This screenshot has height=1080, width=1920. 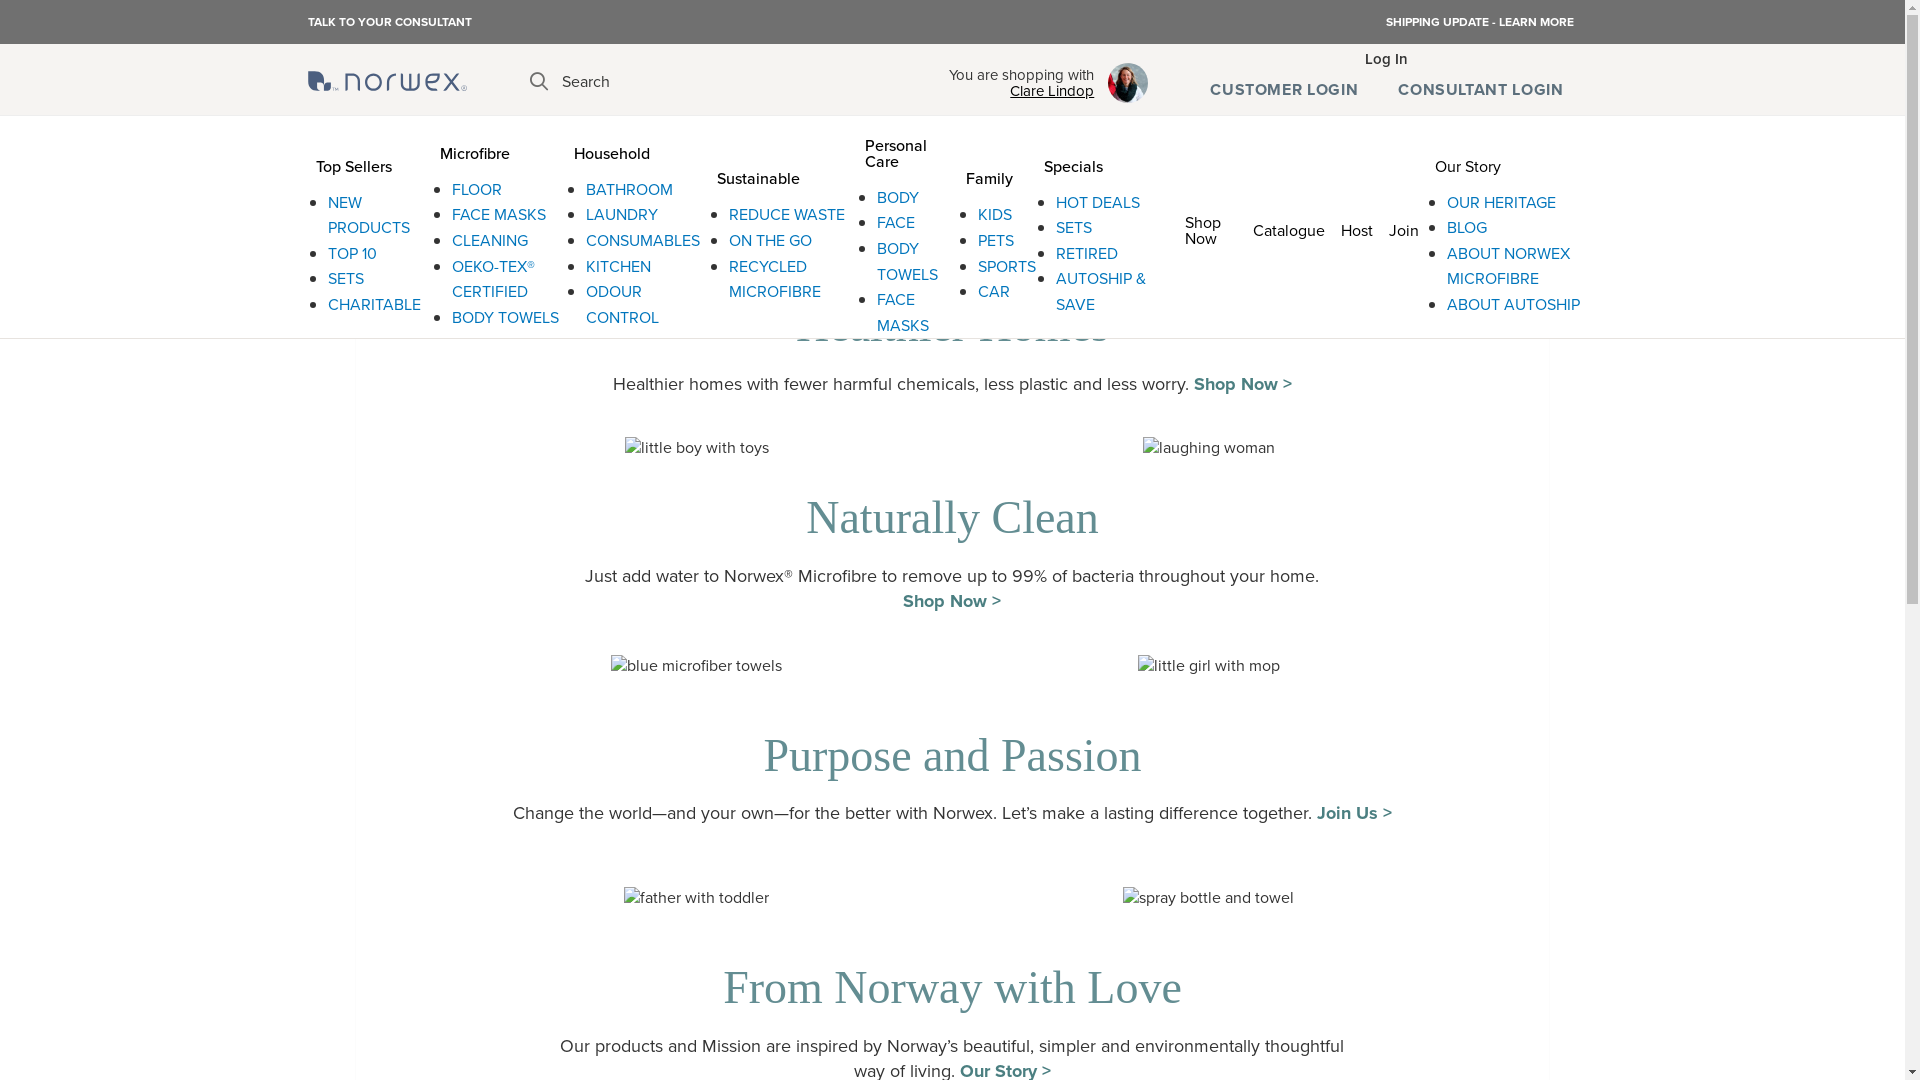 I want to click on 'Shop Now >', so click(x=950, y=600).